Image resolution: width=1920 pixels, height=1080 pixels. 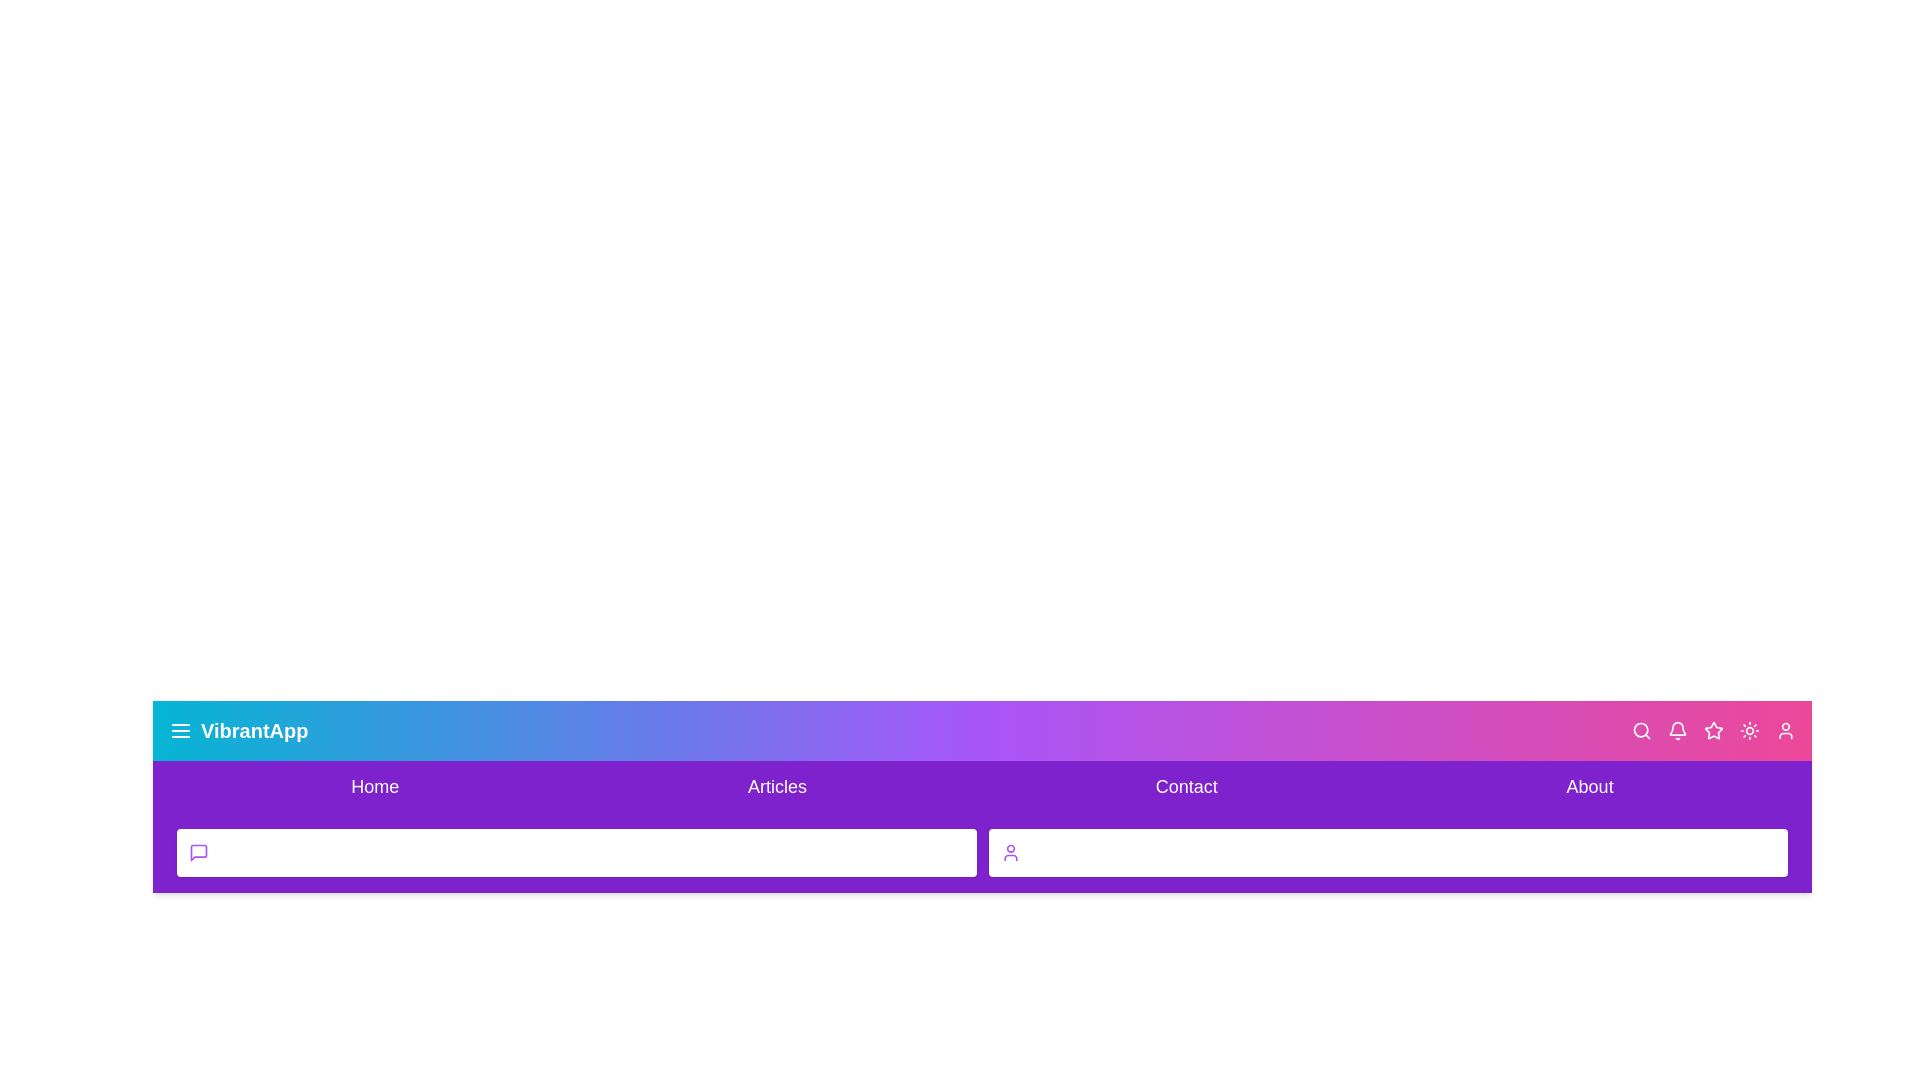 What do you see at coordinates (575, 852) in the screenshot?
I see `the call-to-action element Engage with us in the menu` at bounding box center [575, 852].